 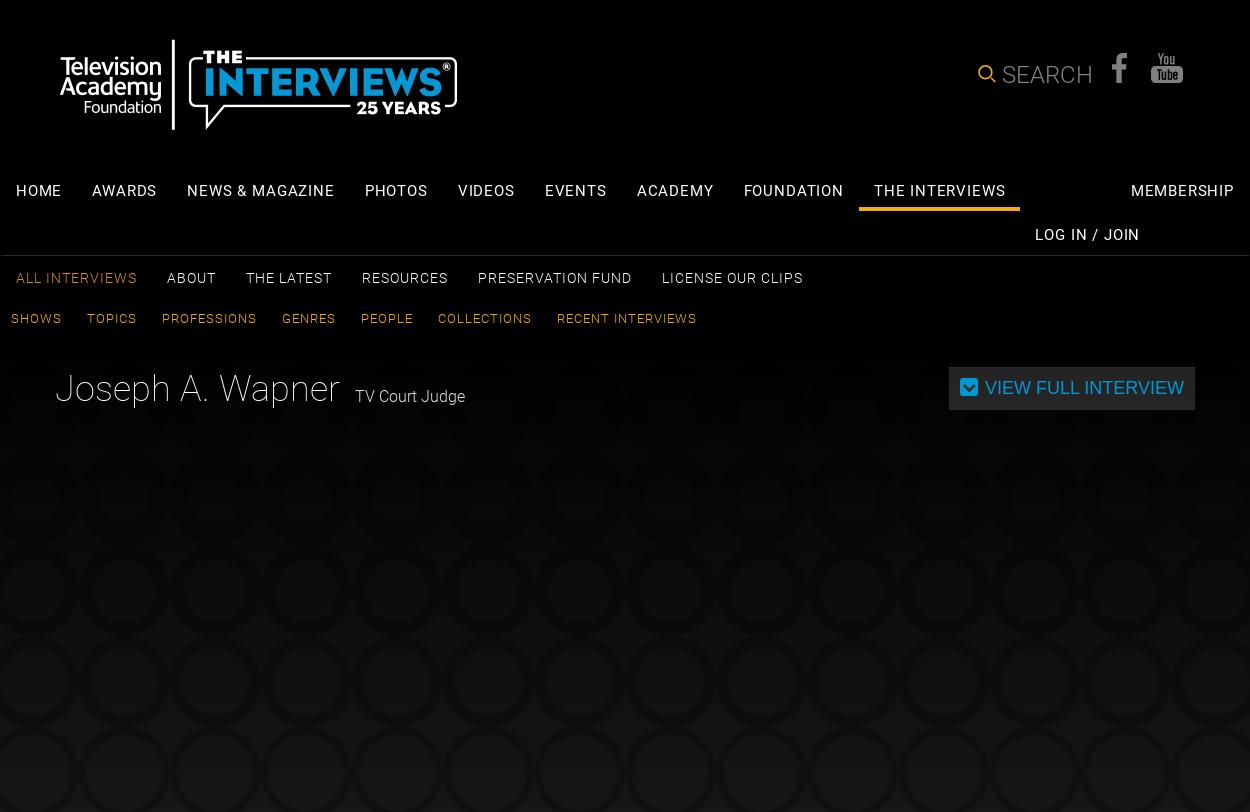 I want to click on 'The Interviews', so click(x=872, y=190).